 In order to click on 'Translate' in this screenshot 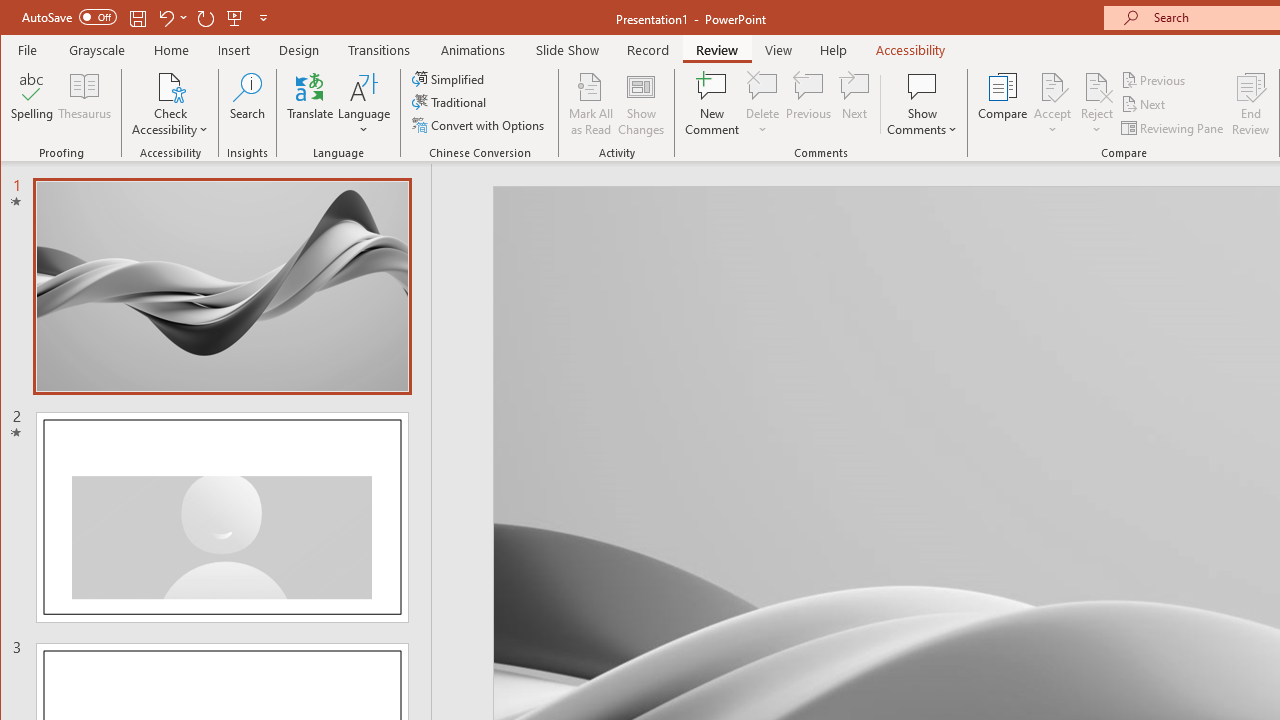, I will do `click(309, 104)`.